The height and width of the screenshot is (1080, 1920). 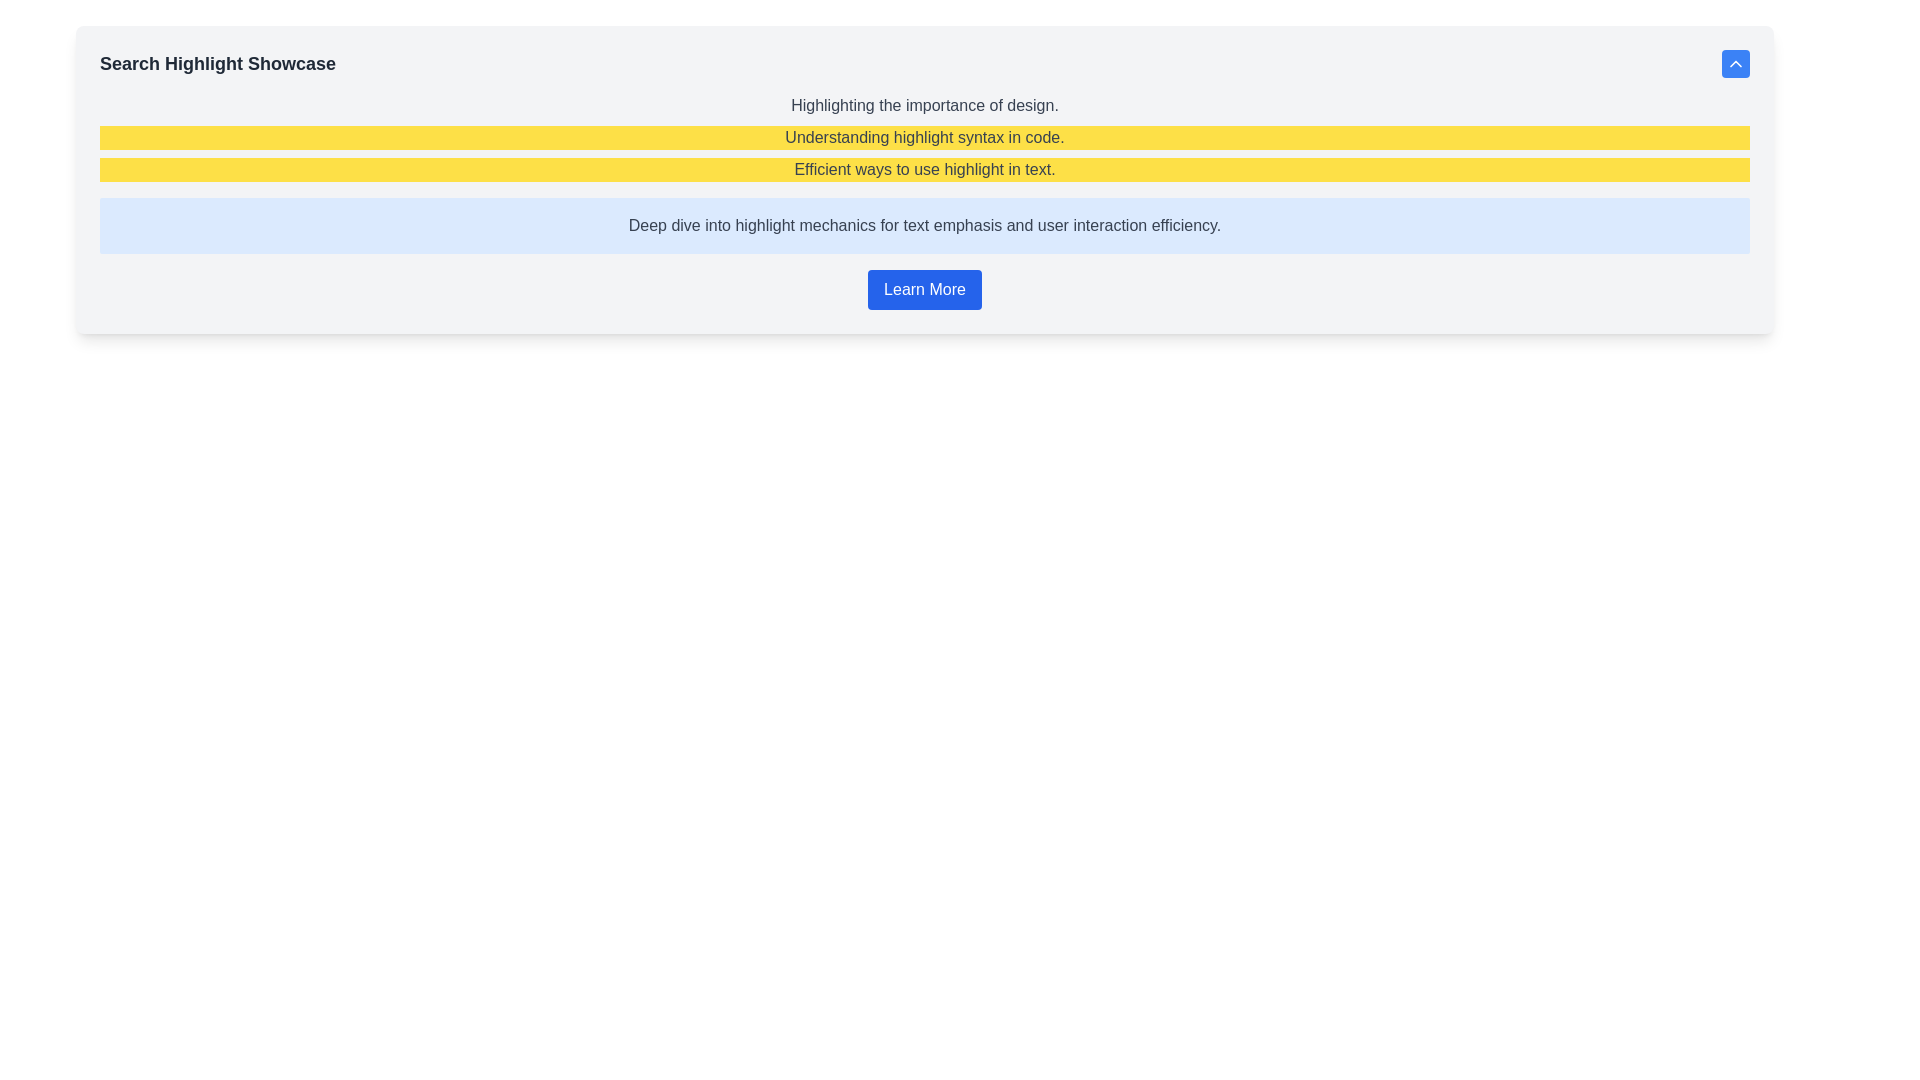 I want to click on the upward navigation icon located in the top-right corner of the main interface card, so click(x=1735, y=63).